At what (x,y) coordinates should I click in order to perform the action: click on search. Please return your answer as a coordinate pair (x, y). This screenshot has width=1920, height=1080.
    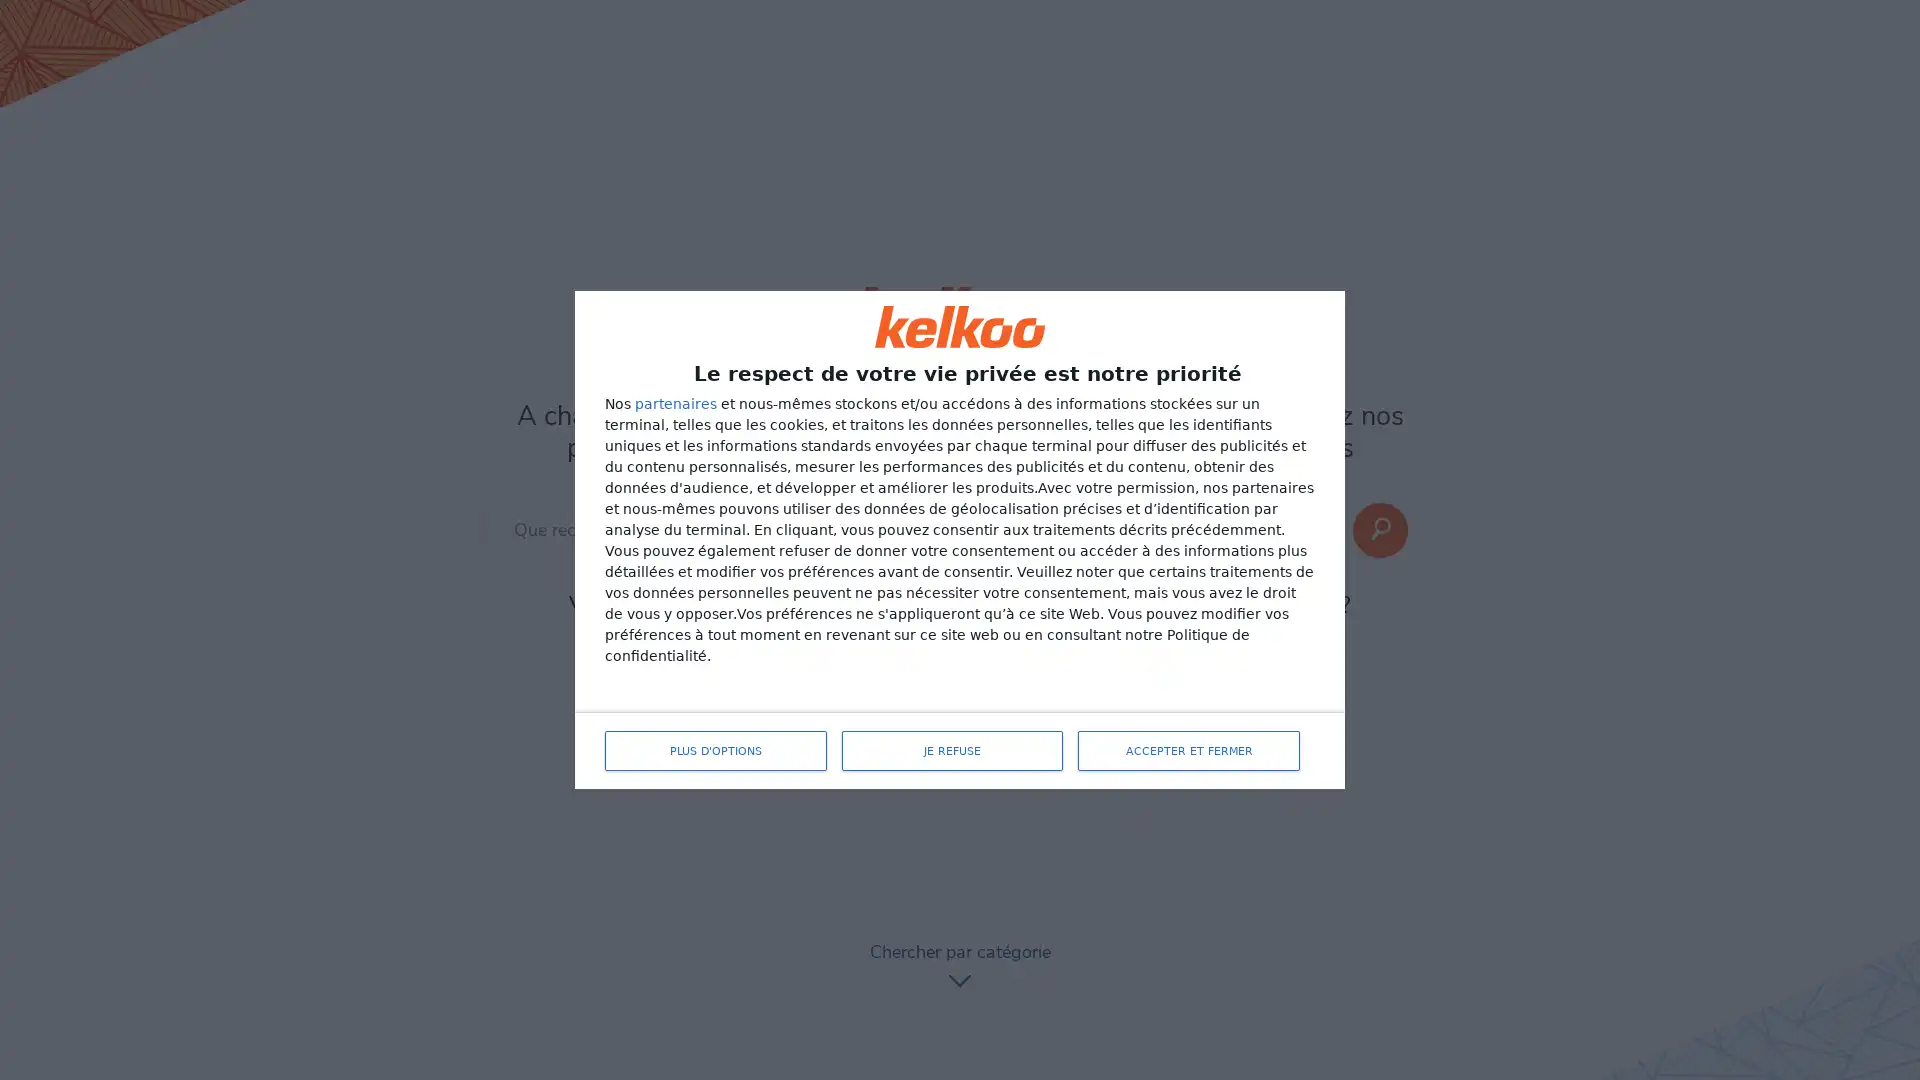
    Looking at the image, I should click on (1379, 529).